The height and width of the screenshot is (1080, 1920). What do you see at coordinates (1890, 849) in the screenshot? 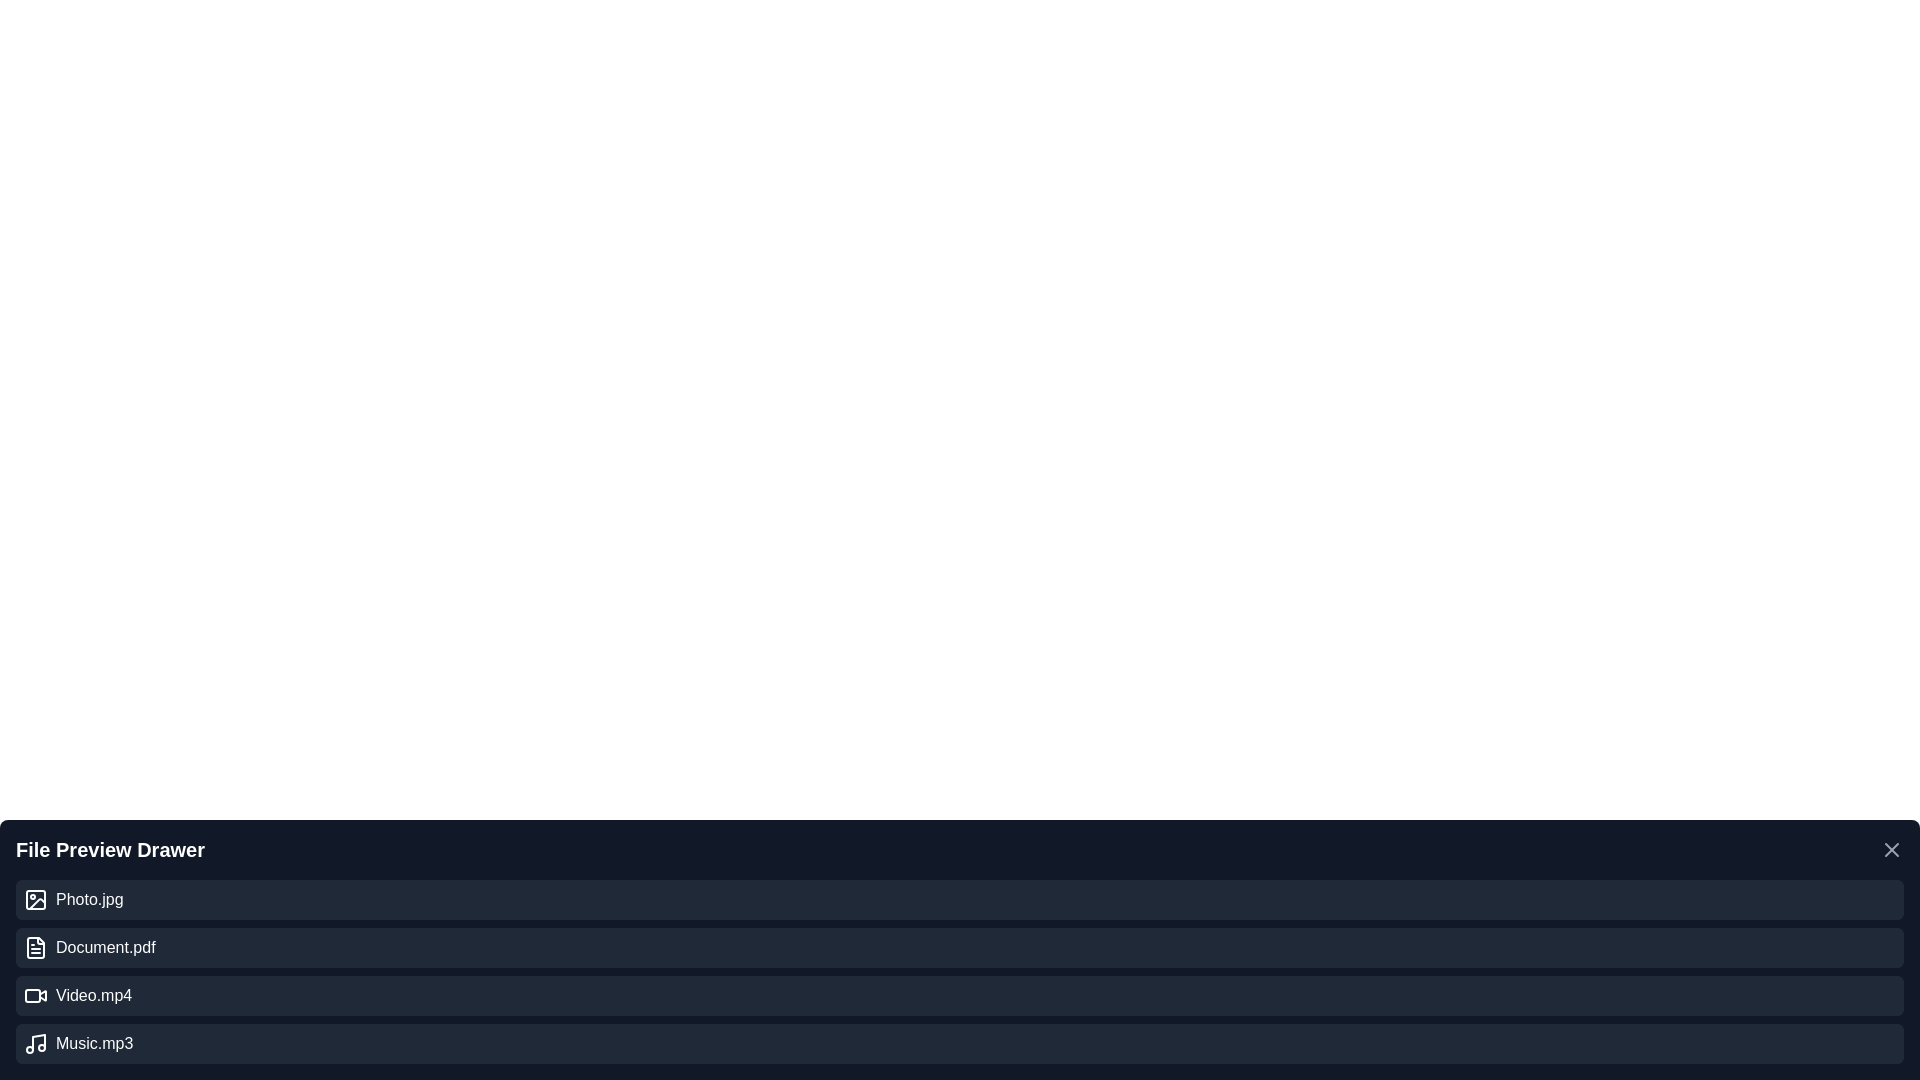
I see `the close button represented by the 'X' symbol in the top-right corner of the viewport` at bounding box center [1890, 849].